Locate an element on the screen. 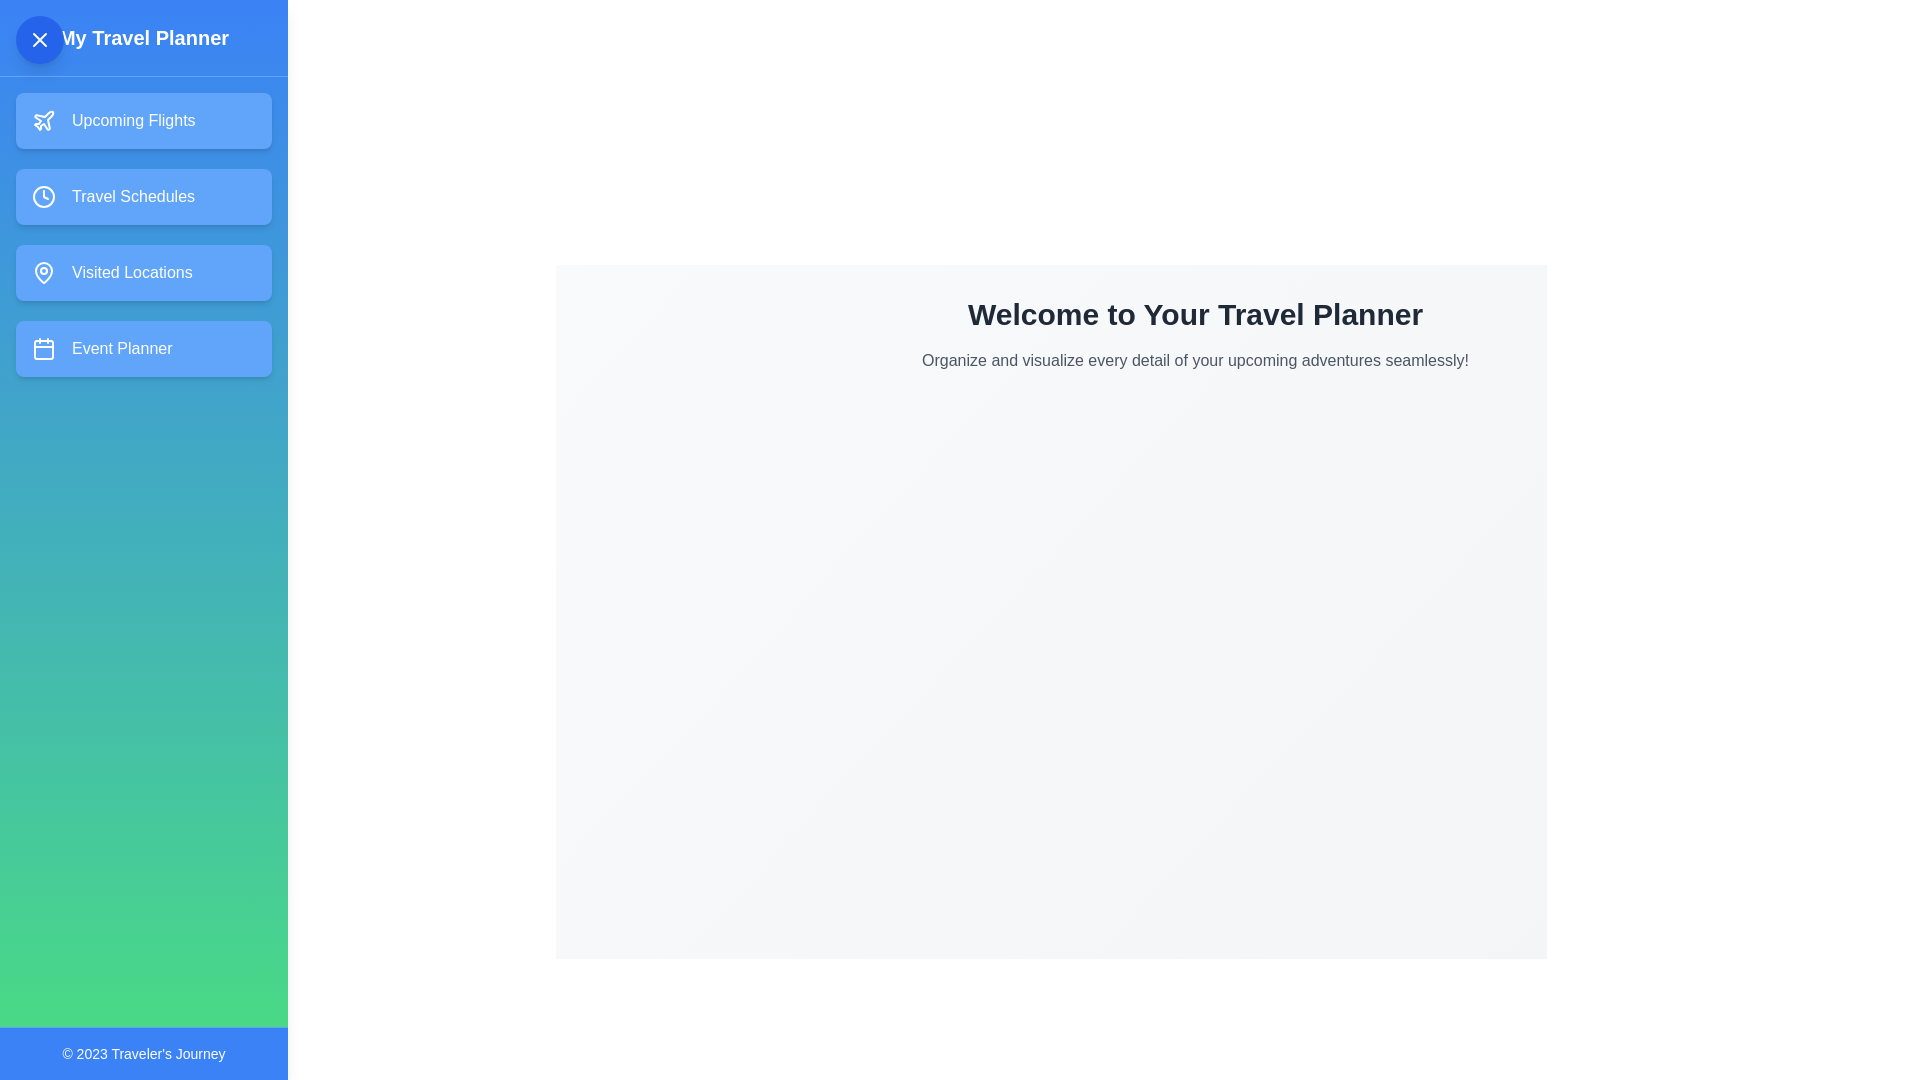 The image size is (1920, 1080). the navigation button for 'Travel Schedules' located in the sidebar, which is the second button below 'Upcoming Flights' is located at coordinates (143, 196).